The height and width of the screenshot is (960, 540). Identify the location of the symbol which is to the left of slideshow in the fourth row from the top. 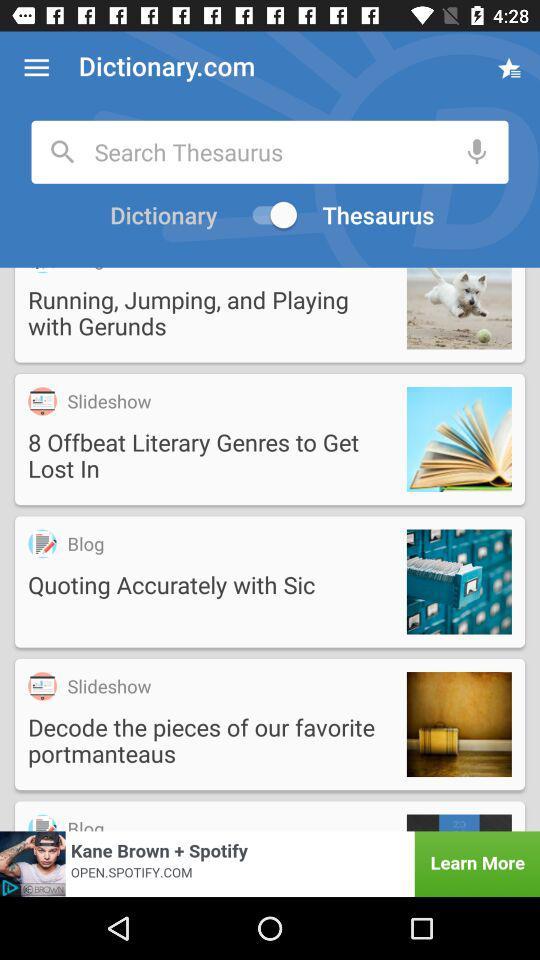
(42, 686).